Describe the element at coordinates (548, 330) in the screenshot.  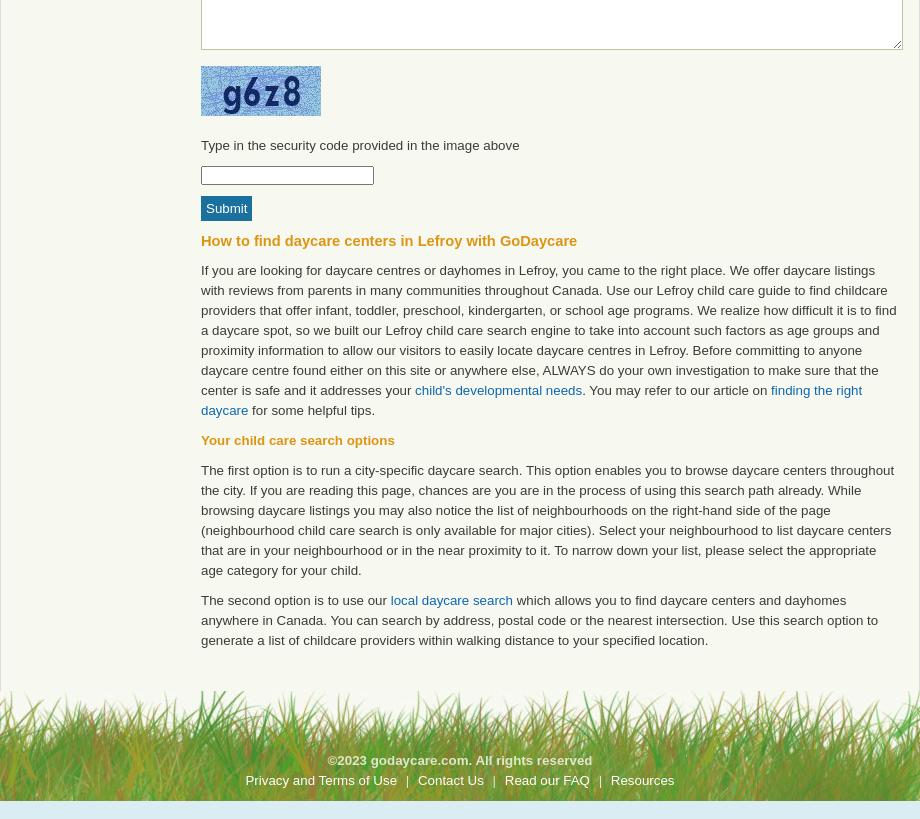
I see `'If you are looking for daycare centres or dayhomes in Lefroy, you came to the right place. We offer daycare listings with reviews from parents in many communities throughout Canada. Use our Lefroy child care guide to find childcare providers that offer infant, toddler, preschool, kindergarten, or school age programs. We realize how difficult it is to find a daycare spot, so we built our Lefroy child care  search engine to take into account such factors as age groups and proximity information to allow our visitors to easily locate daycare centres in Lefroy. Before committing to anyone daycare centre found either on this site or anywhere else, ALWAYS do your own investigation to make sure that the center is safe and it addresses your'` at that location.